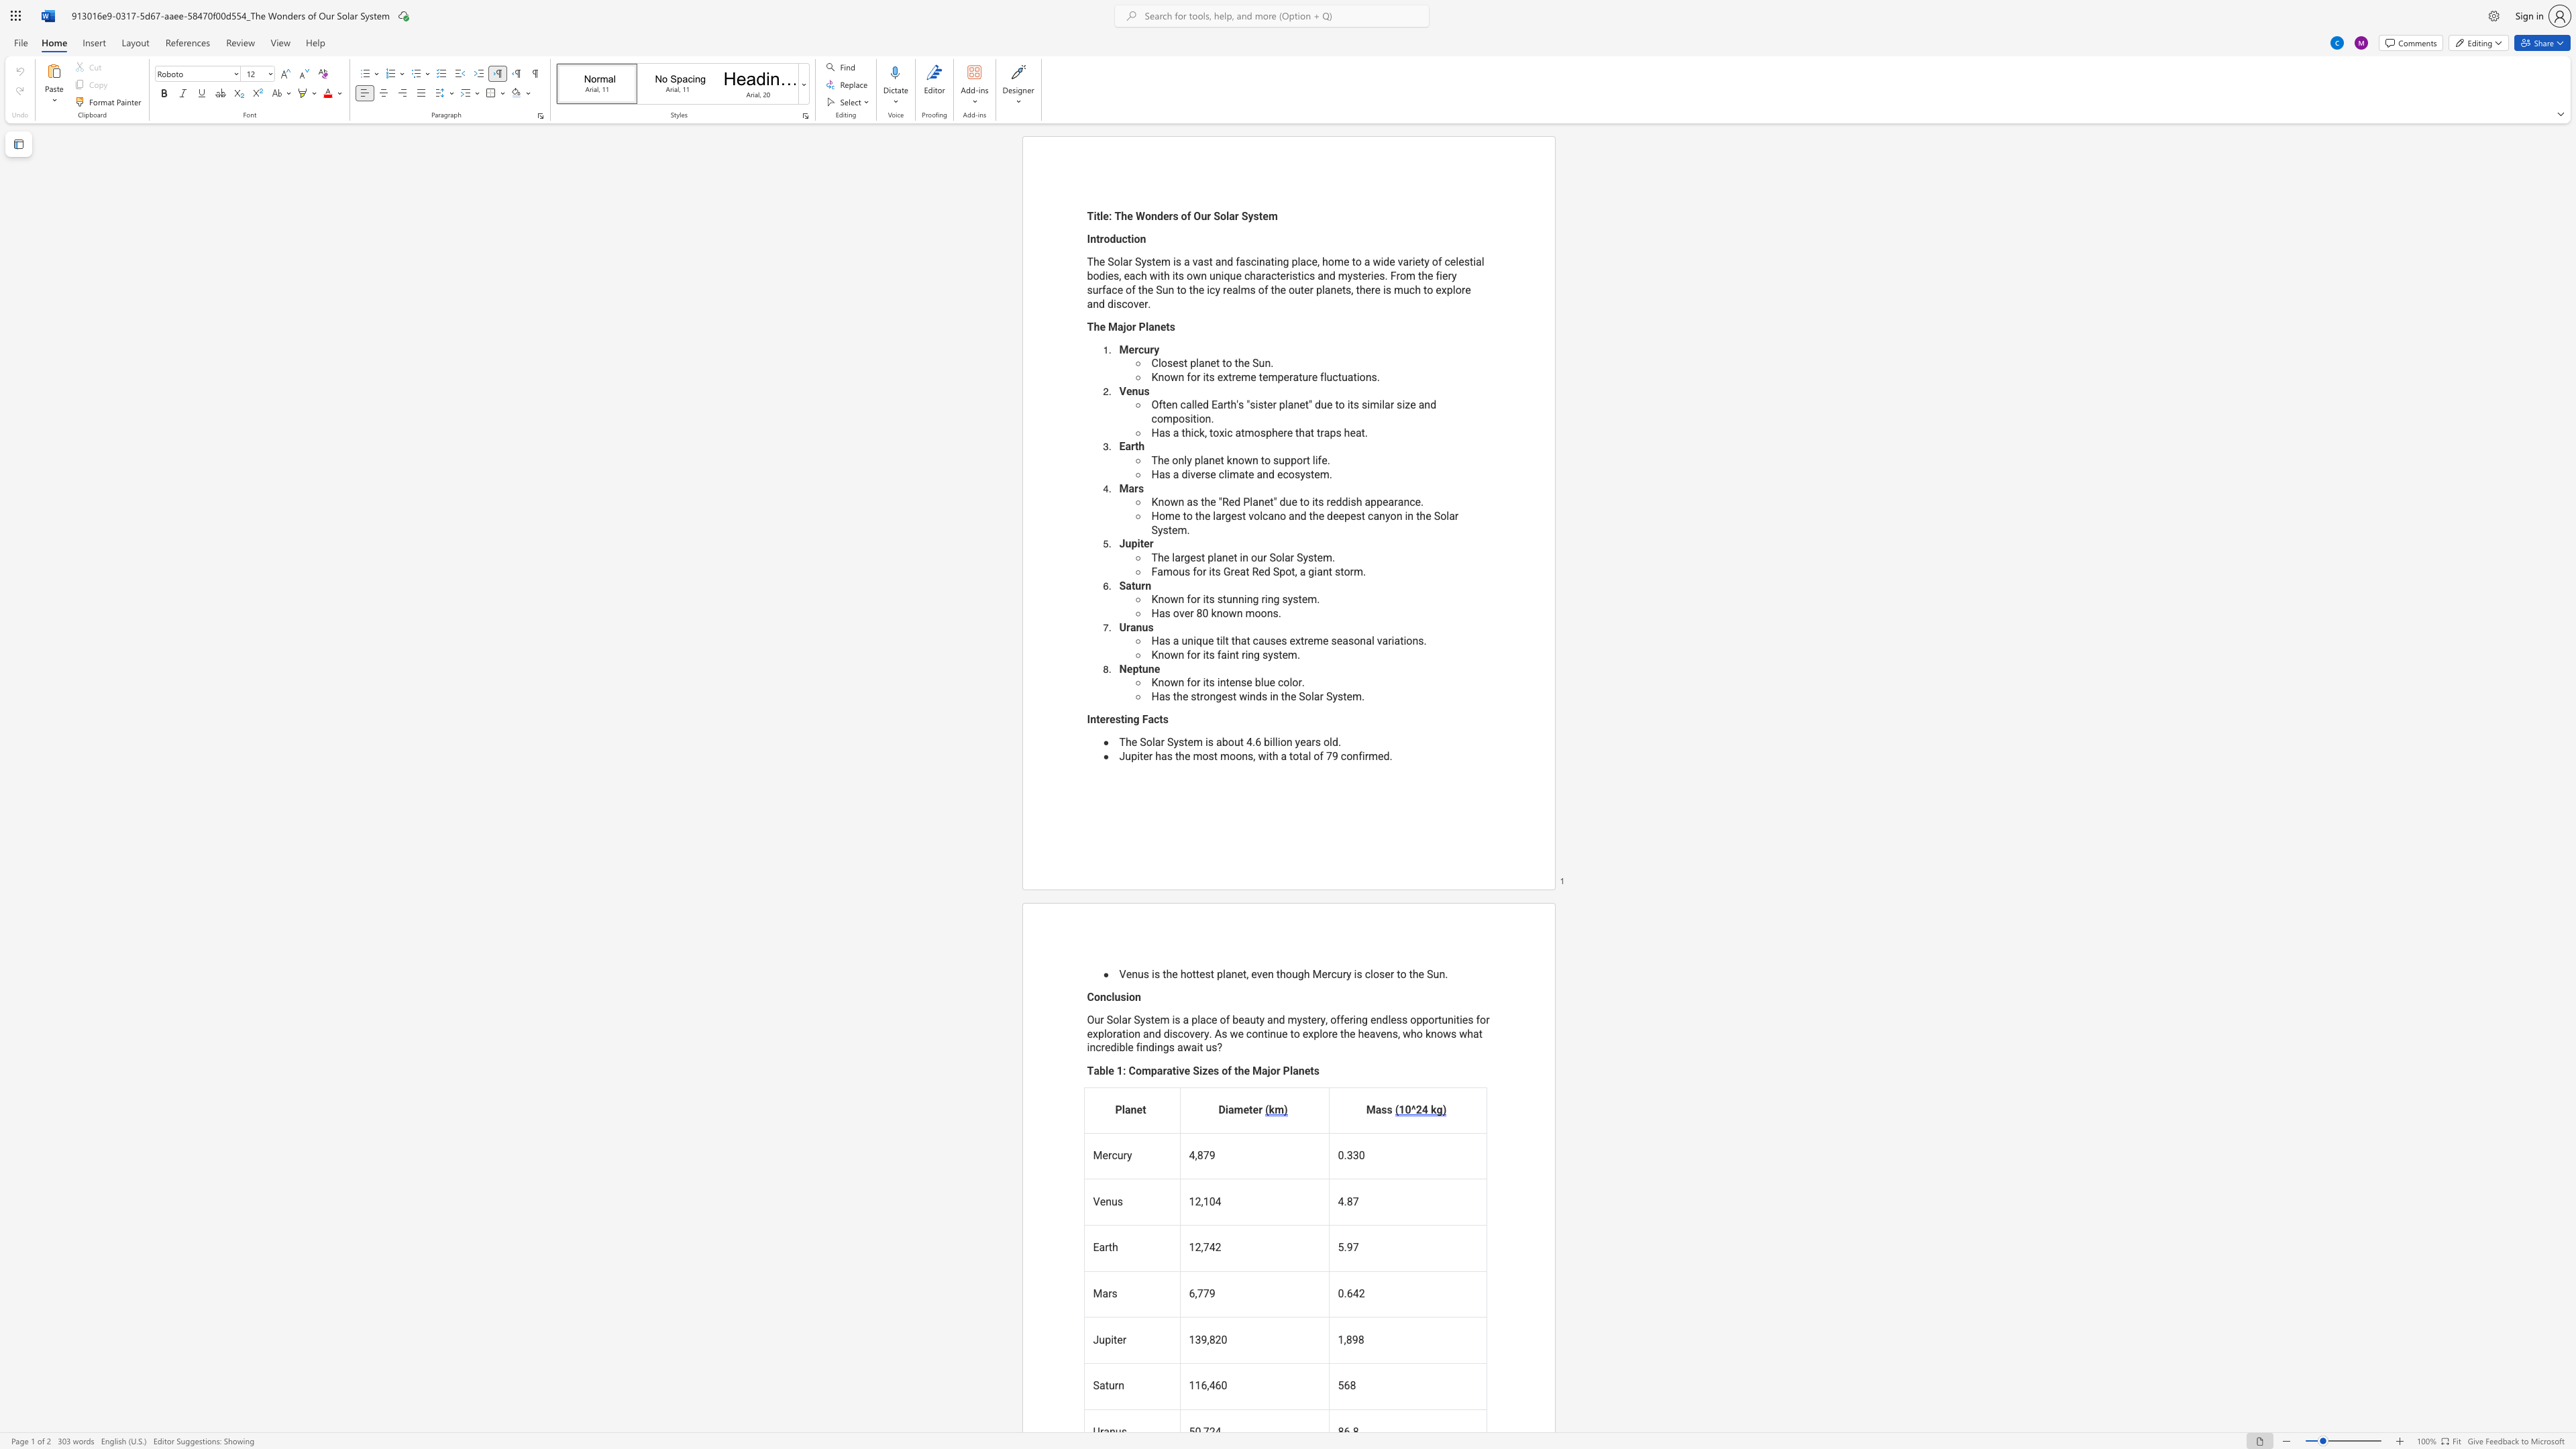 The image size is (2576, 1449). Describe the element at coordinates (1168, 1071) in the screenshot. I see `the 3th character "a" in the text` at that location.